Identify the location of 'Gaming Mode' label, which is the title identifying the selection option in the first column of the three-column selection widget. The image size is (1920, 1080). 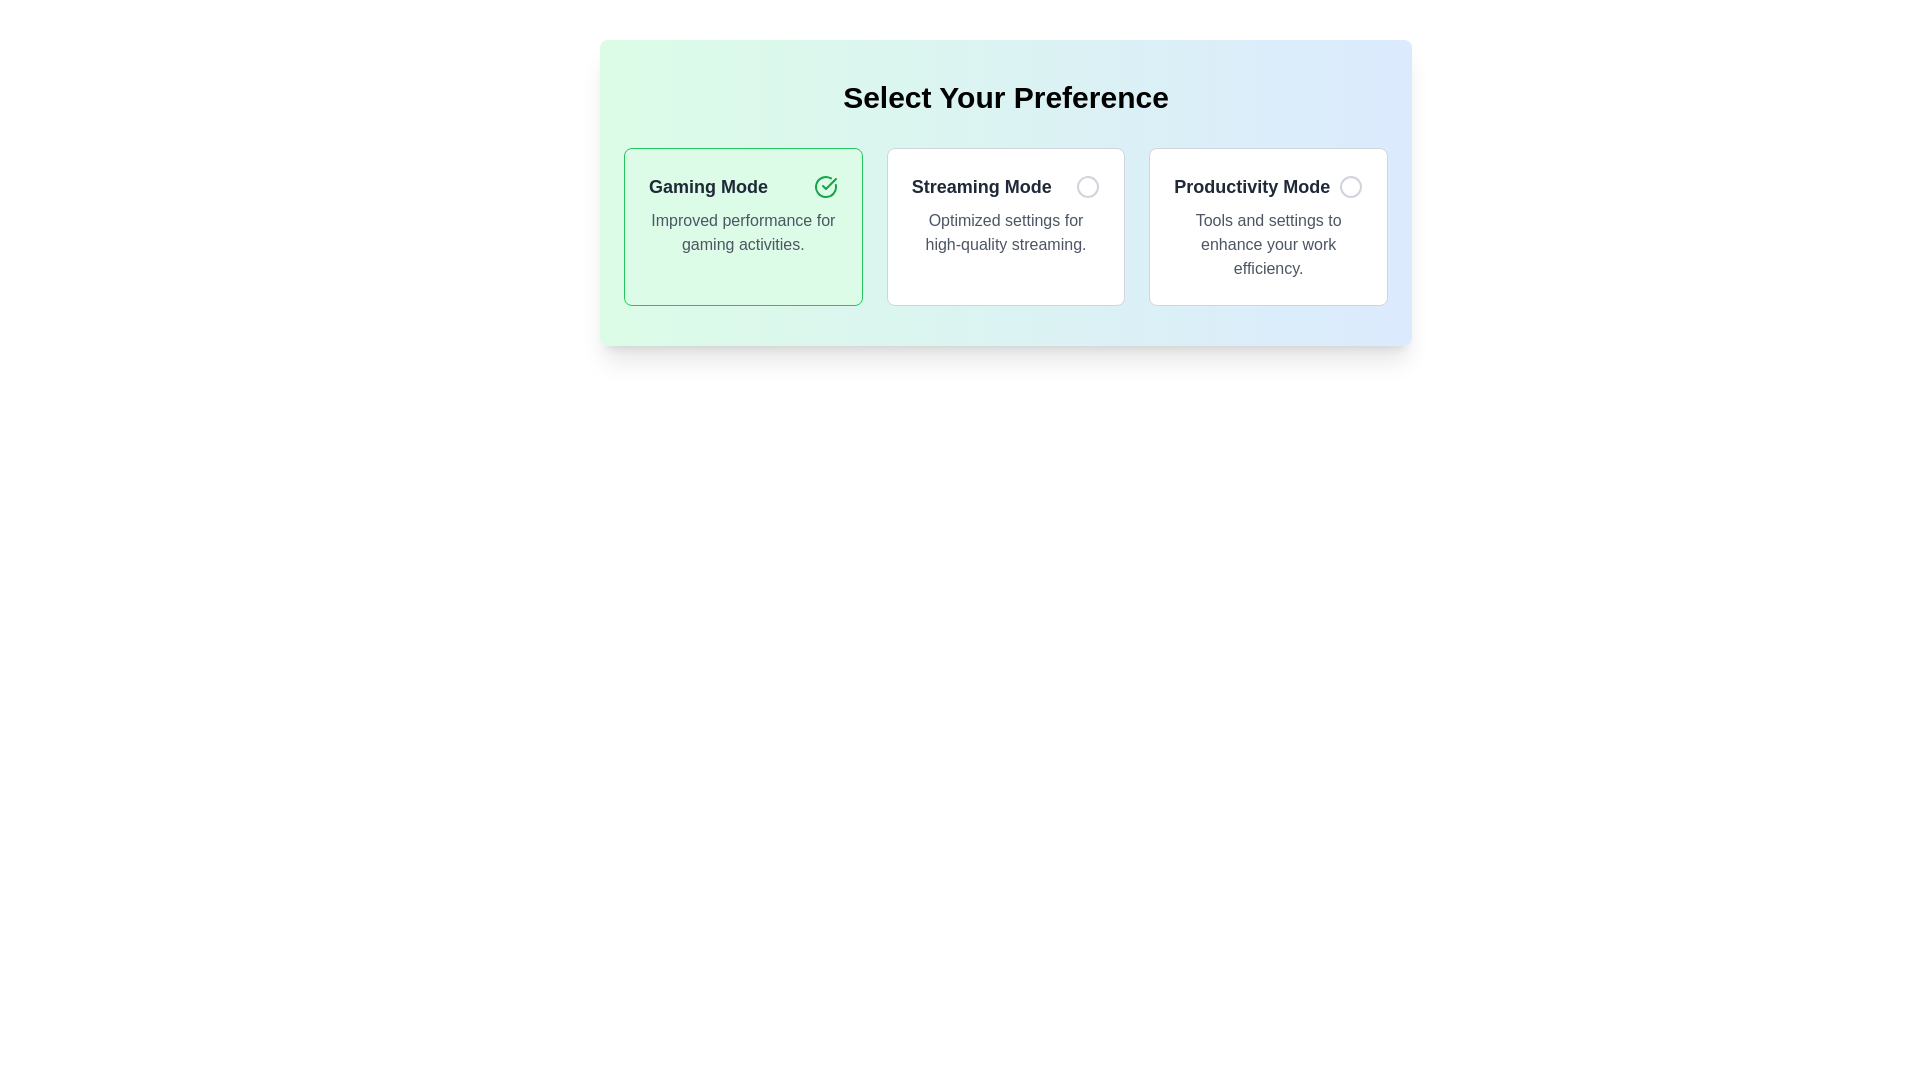
(708, 186).